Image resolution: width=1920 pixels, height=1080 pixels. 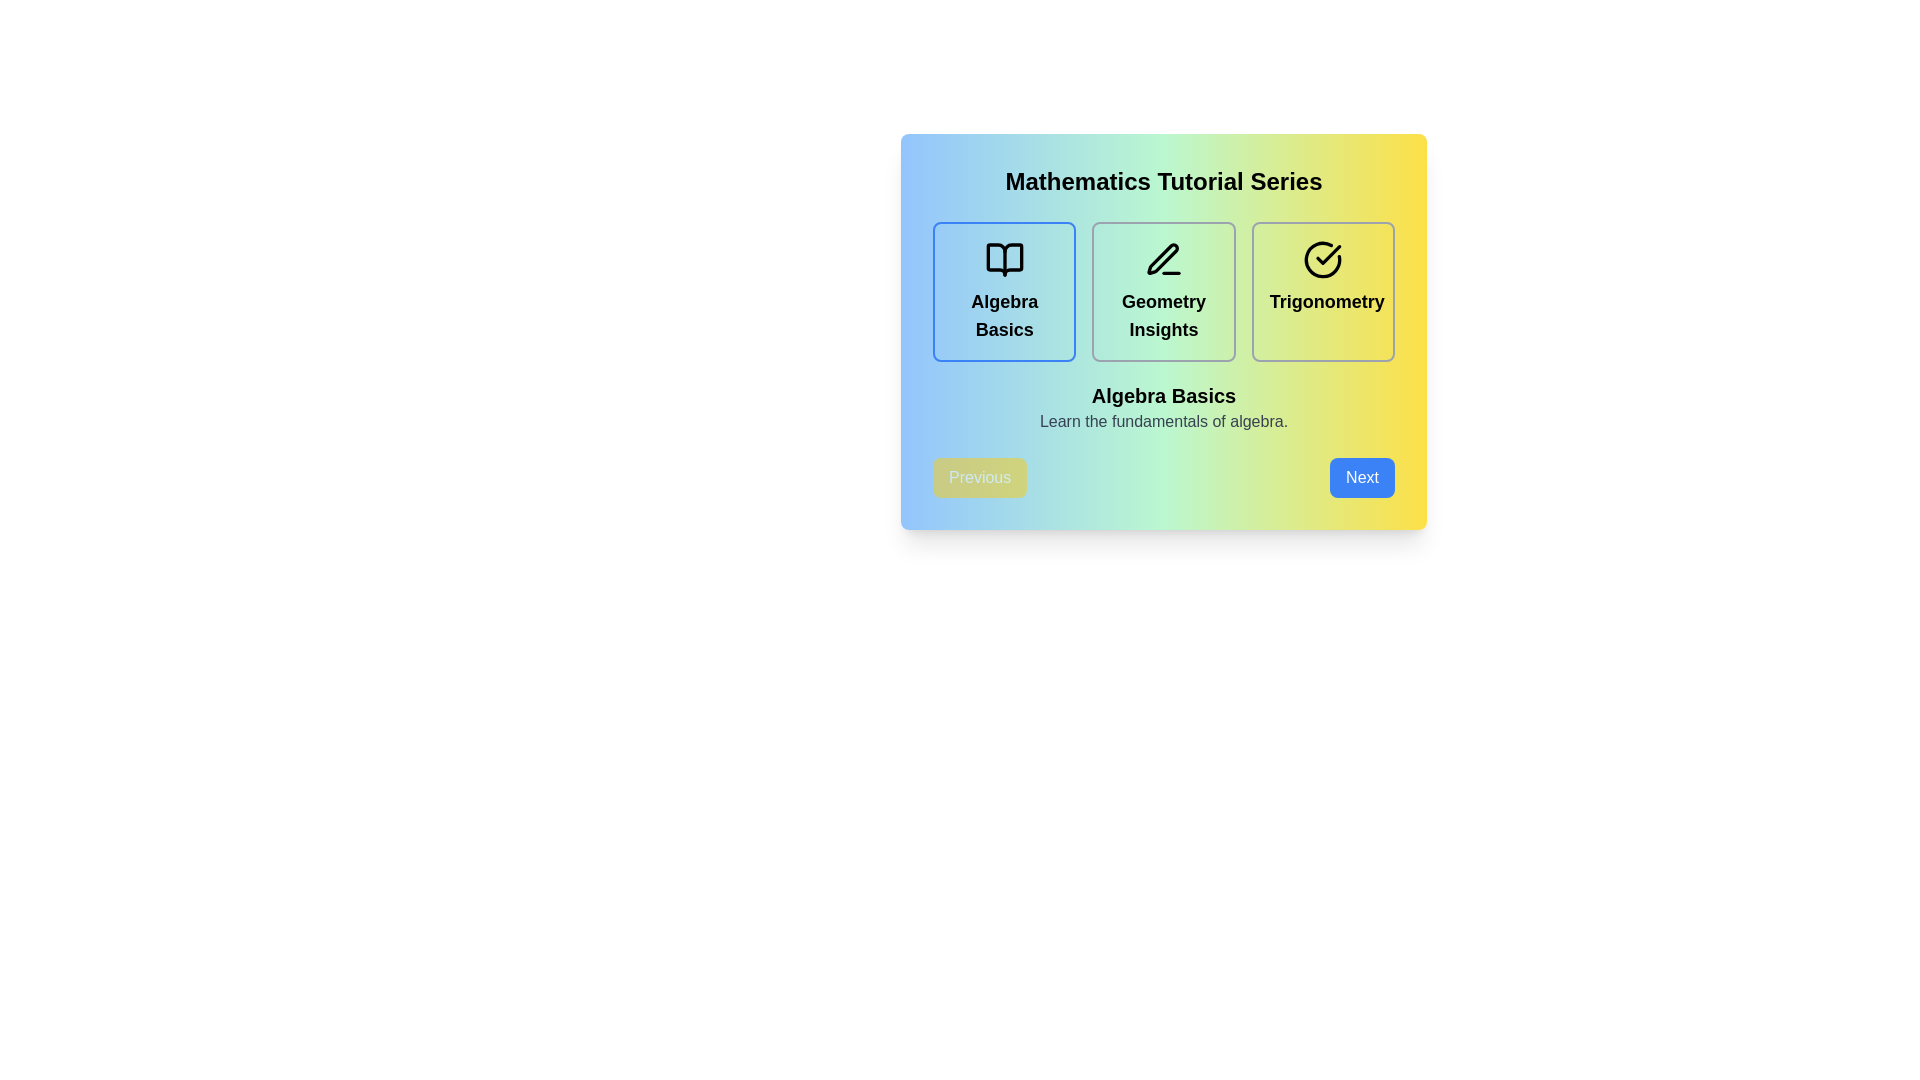 I want to click on the lesson card corresponding to Trigonometry to view its details, so click(x=1323, y=292).